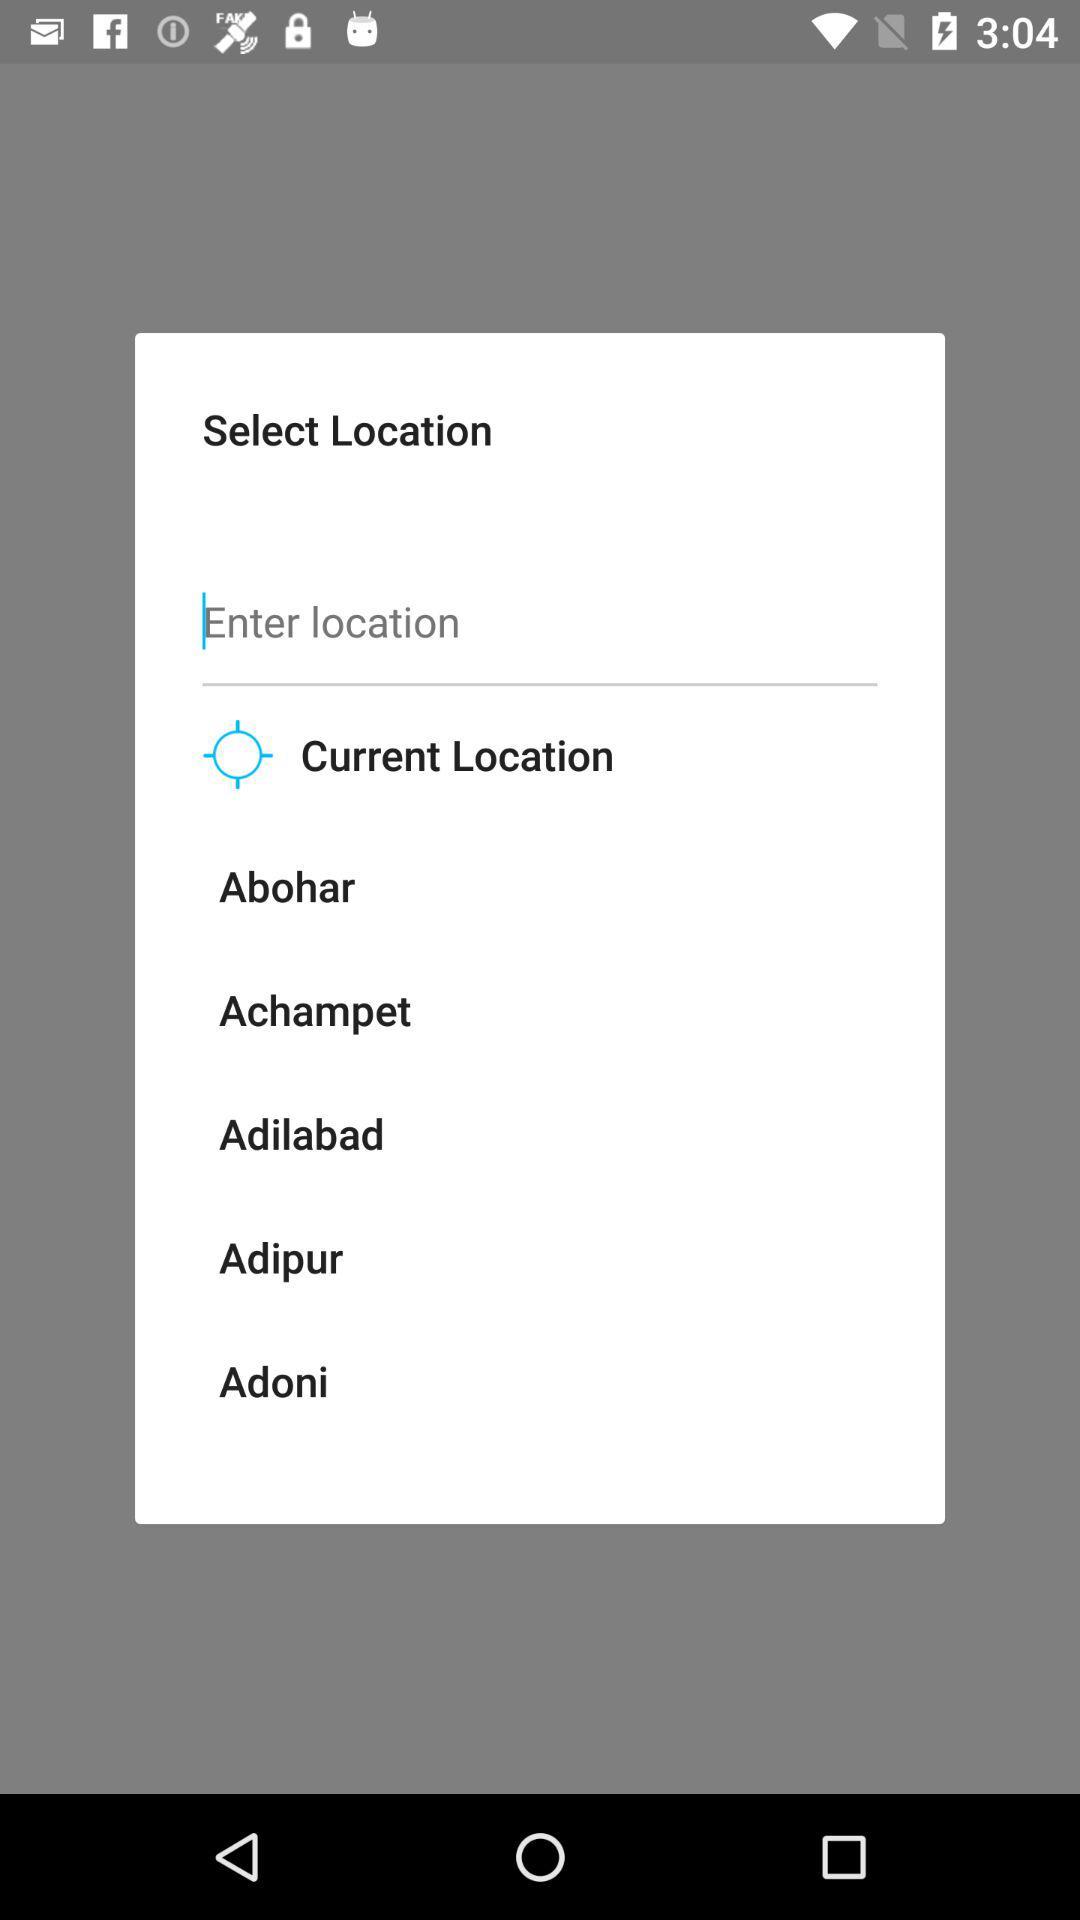 The height and width of the screenshot is (1920, 1080). I want to click on the location_crosshair icon, so click(237, 753).